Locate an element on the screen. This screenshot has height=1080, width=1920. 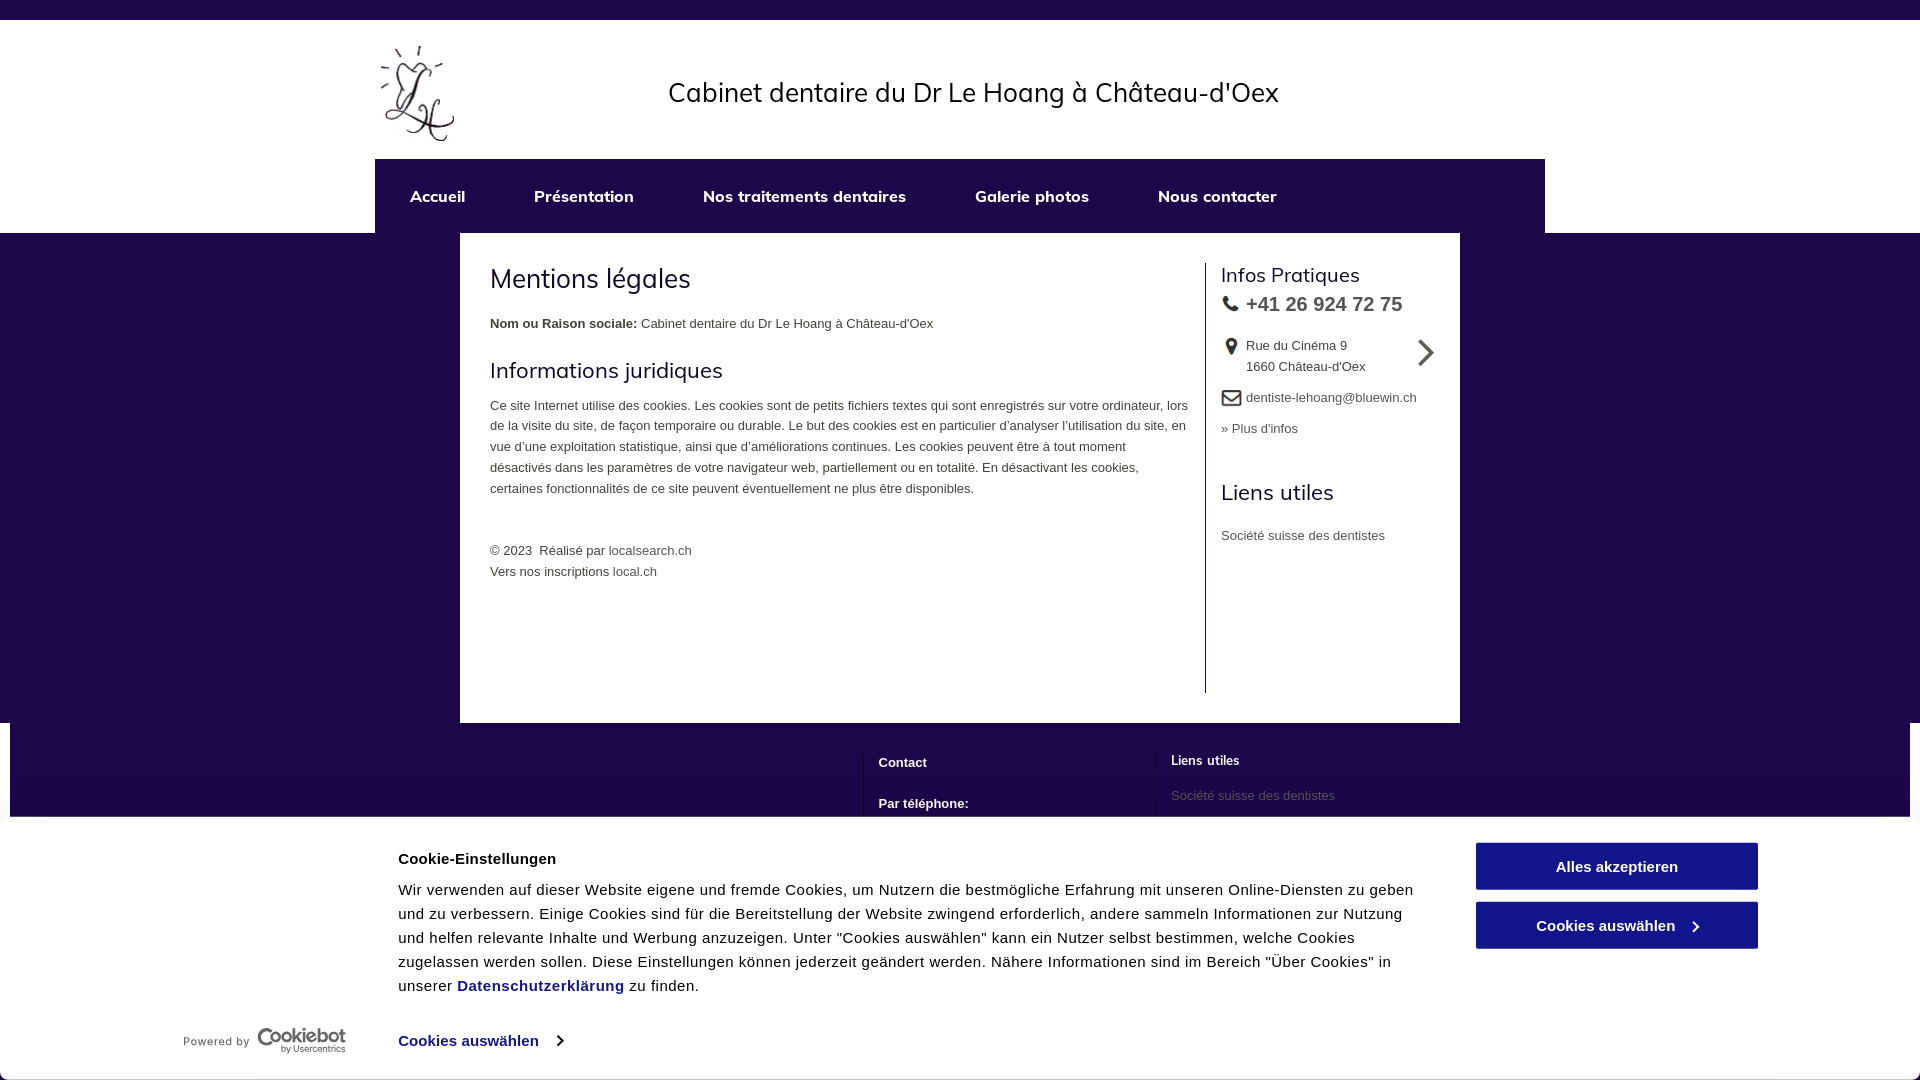
'Galerie photos' is located at coordinates (939, 196).